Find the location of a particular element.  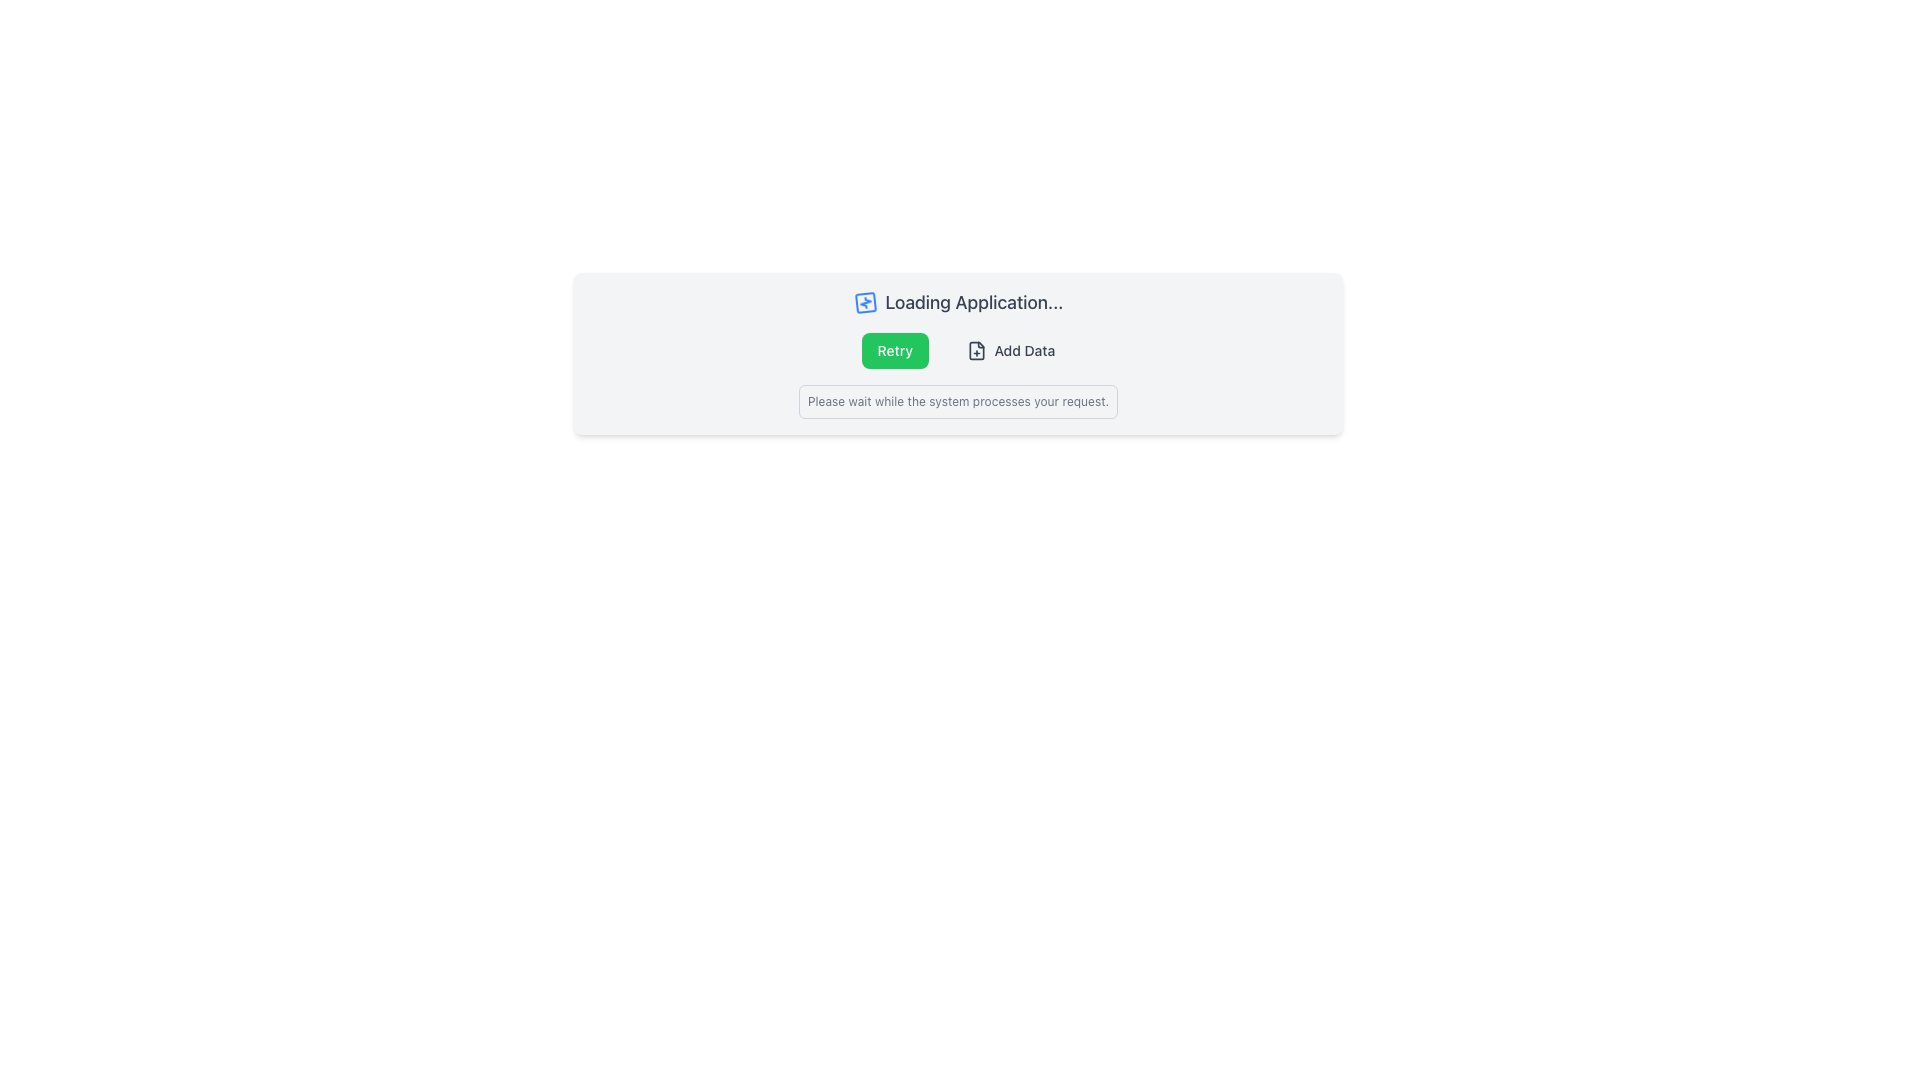

the retry action button located on the left side of two adjacent buttons under the 'Loading Application...' heading is located at coordinates (905, 350).